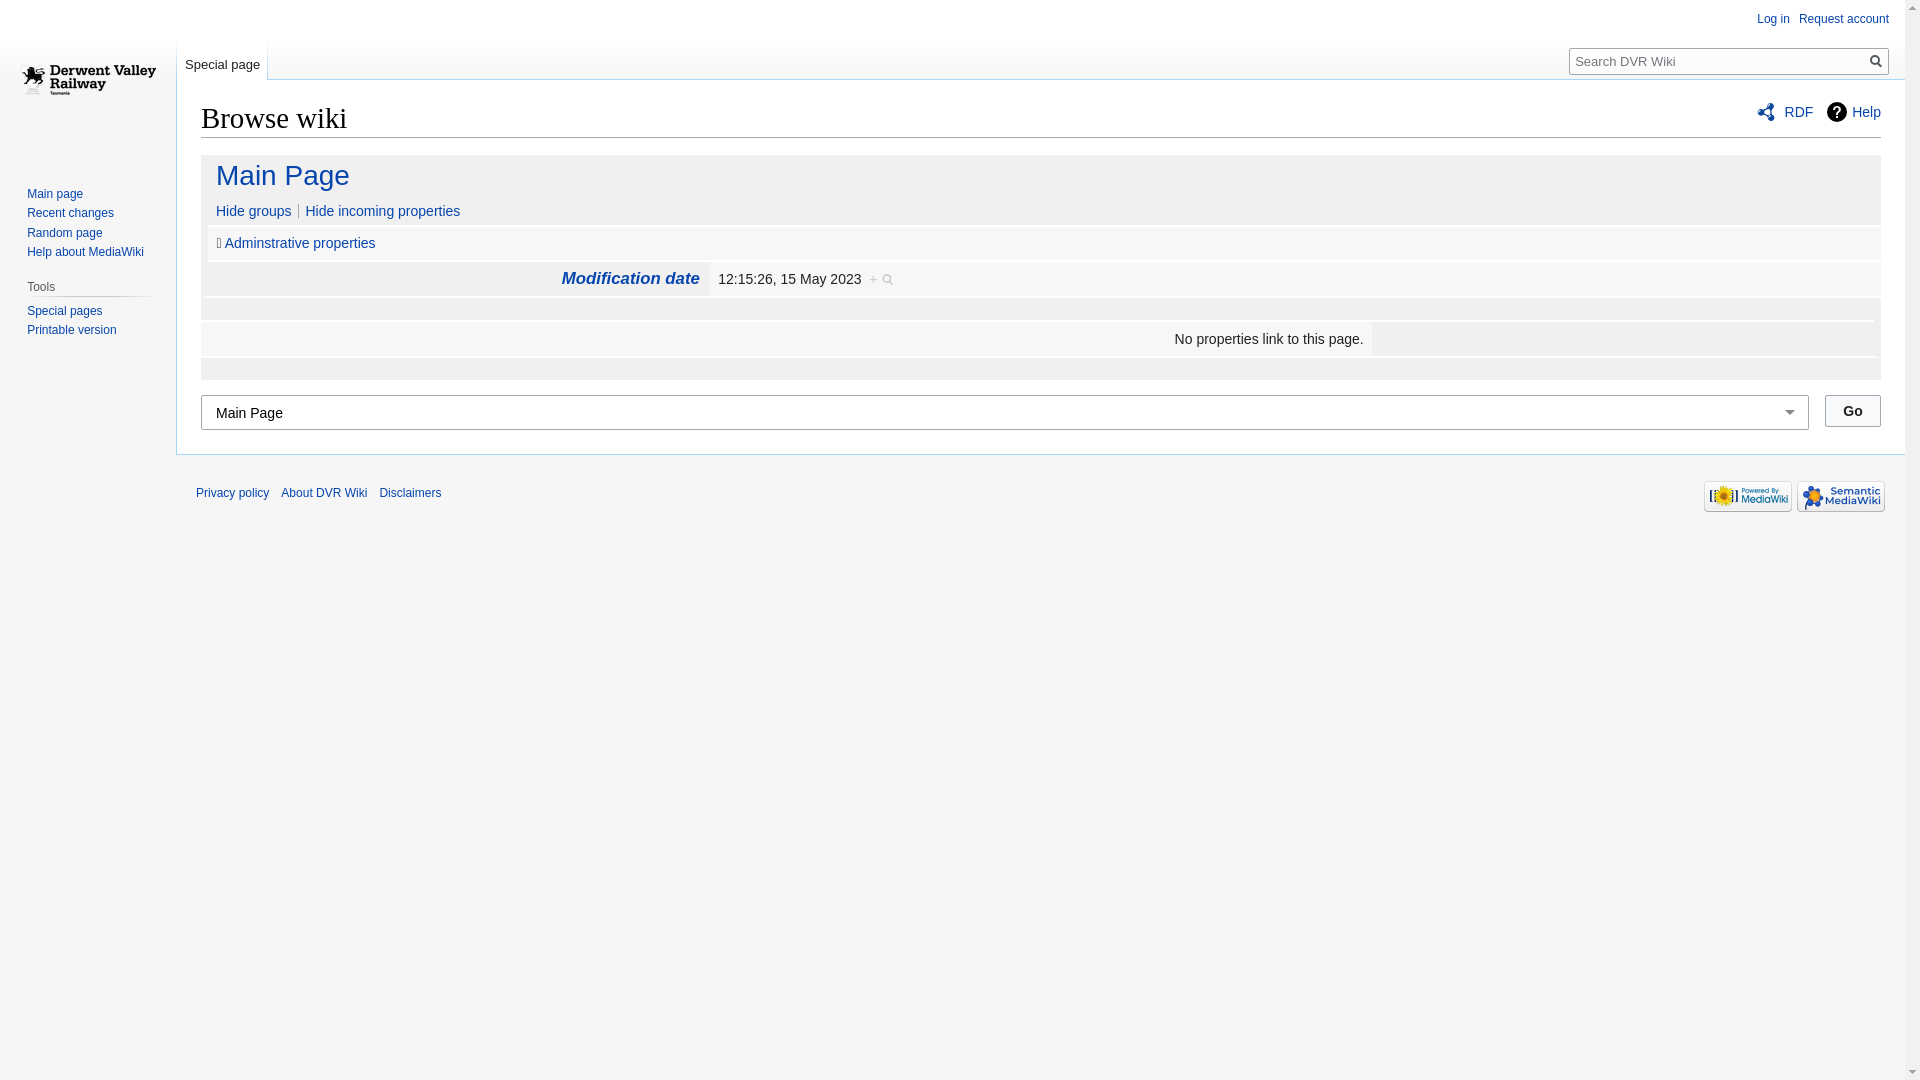 Image resolution: width=1920 pixels, height=1080 pixels. I want to click on 'Hide groups', so click(248, 211).